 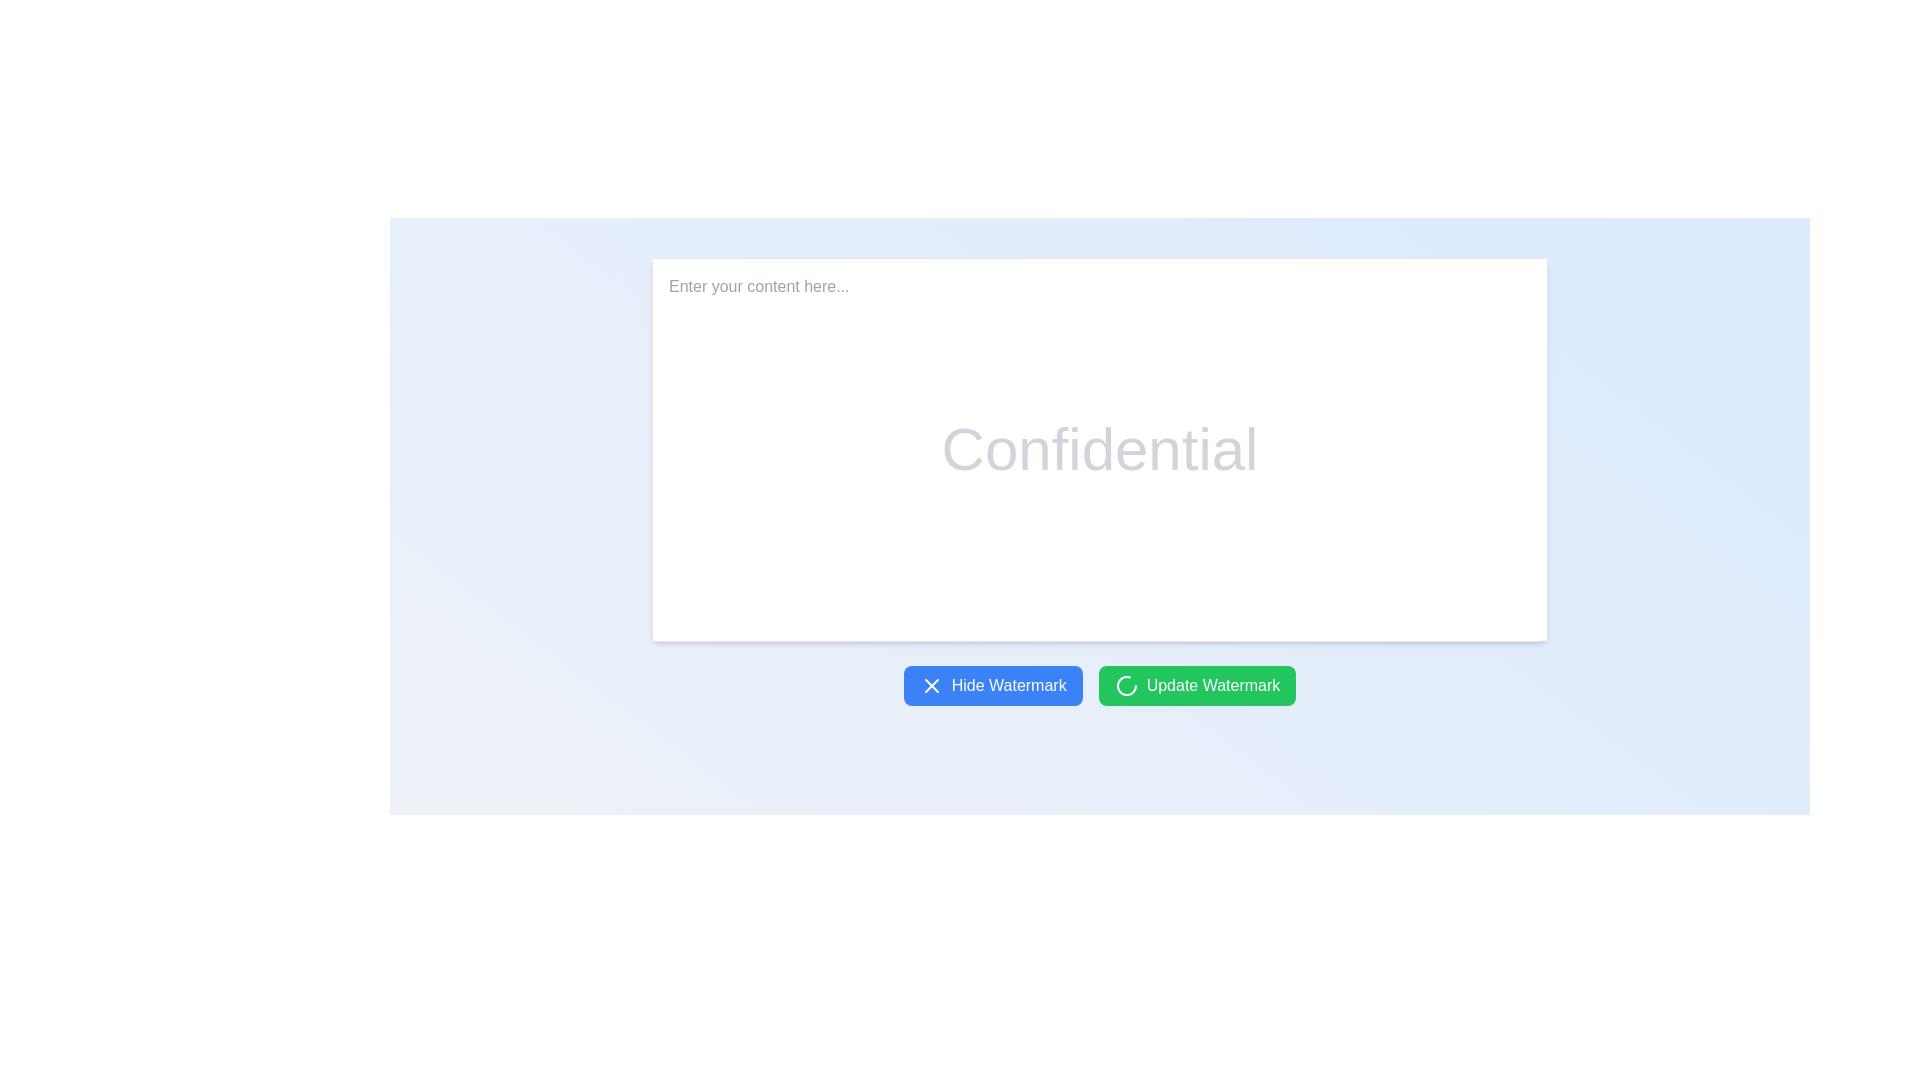 What do you see at coordinates (1126, 685) in the screenshot?
I see `the SVG icon indicating a loading state, which is positioned to the left of the 'Update Watermark' button` at bounding box center [1126, 685].